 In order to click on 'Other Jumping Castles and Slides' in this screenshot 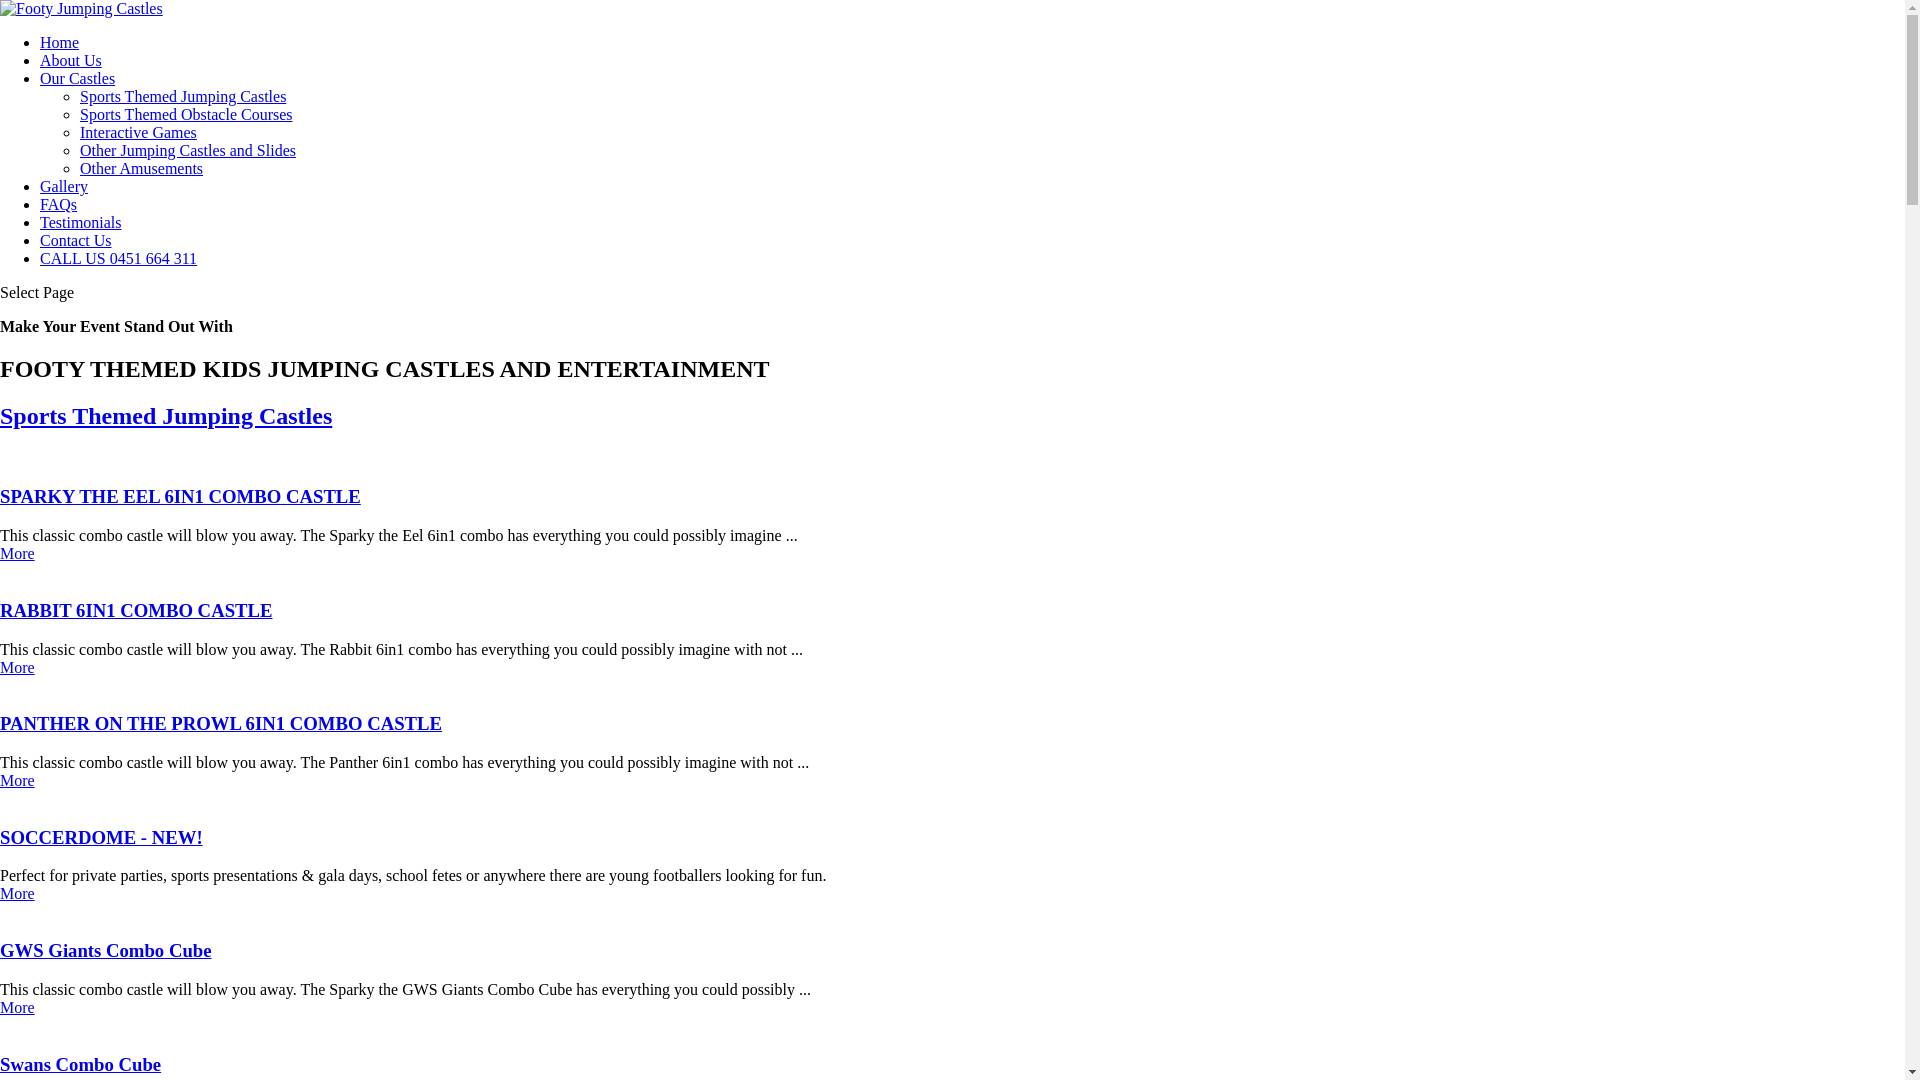, I will do `click(80, 149)`.